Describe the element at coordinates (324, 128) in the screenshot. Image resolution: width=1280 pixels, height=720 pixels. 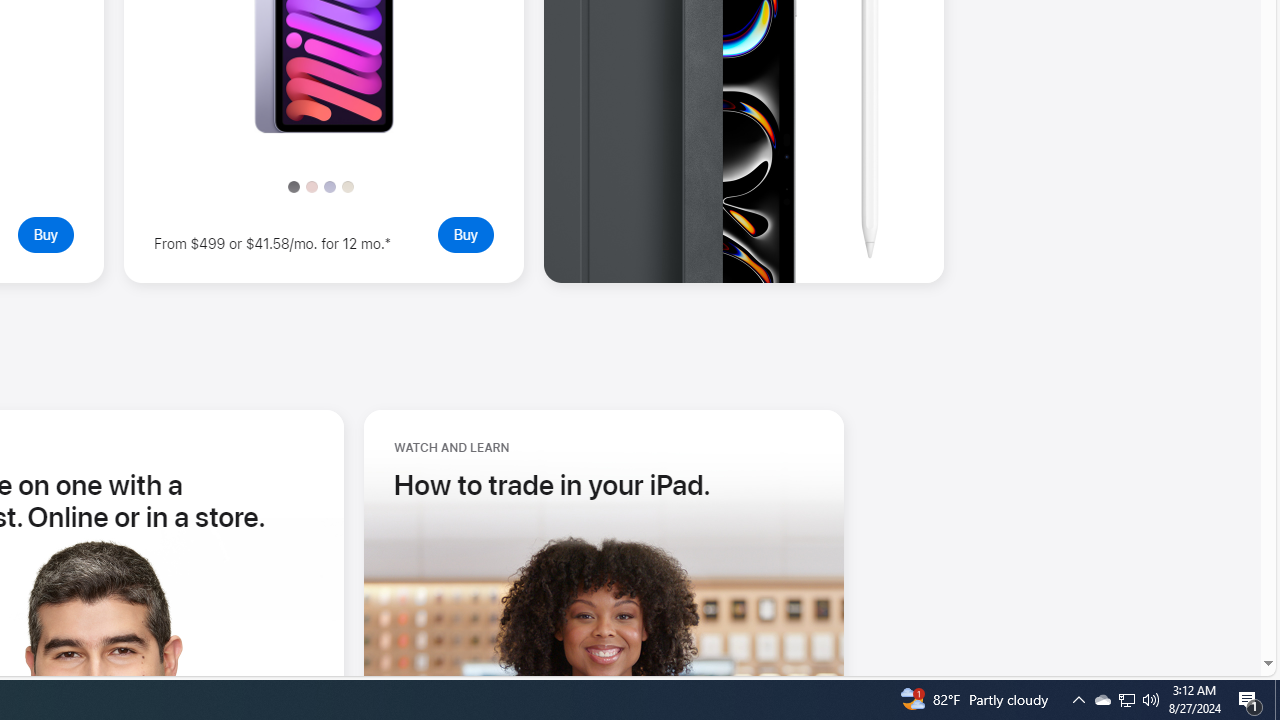
I see `'Take a closer look - iPad mini '` at that location.